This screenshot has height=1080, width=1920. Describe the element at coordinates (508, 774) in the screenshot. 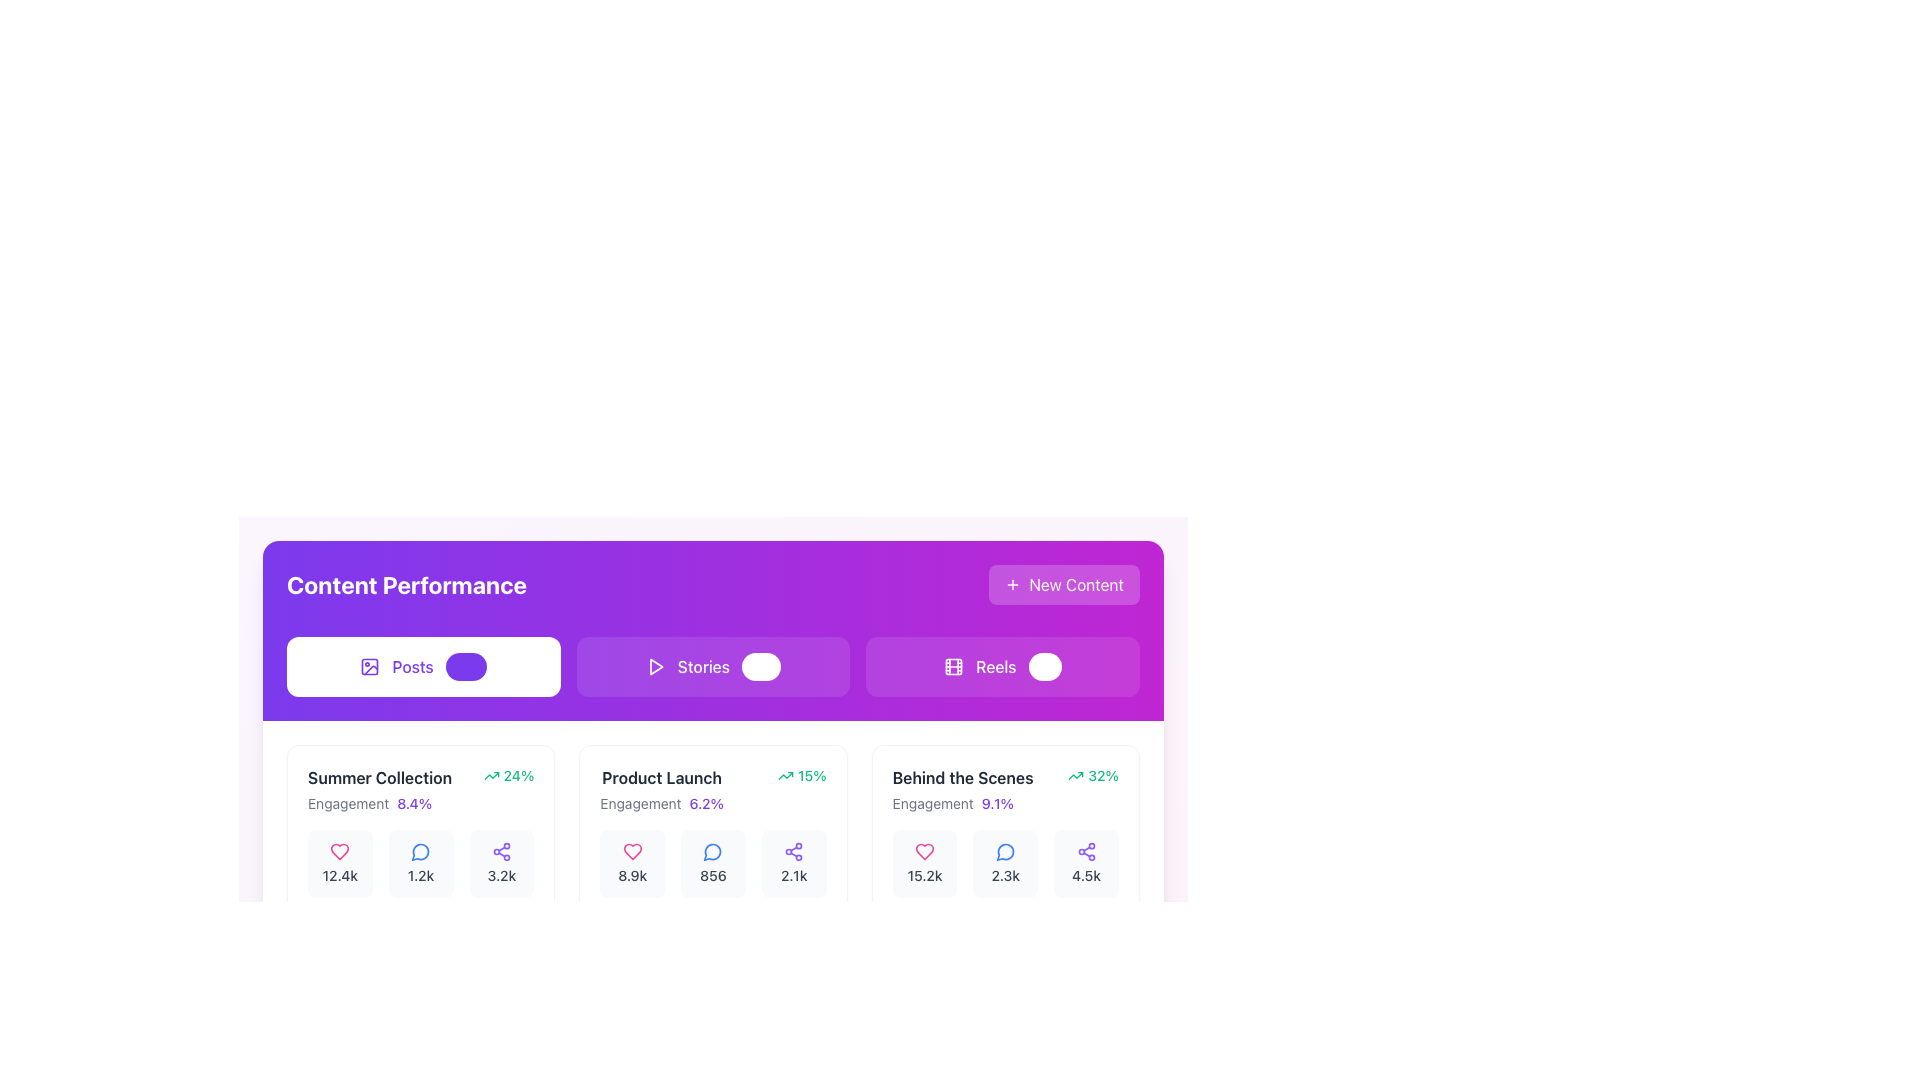

I see `the text label displaying '24%' with an upward trend icon, located on the top-right corner of the 'Summer Collection' section` at that location.